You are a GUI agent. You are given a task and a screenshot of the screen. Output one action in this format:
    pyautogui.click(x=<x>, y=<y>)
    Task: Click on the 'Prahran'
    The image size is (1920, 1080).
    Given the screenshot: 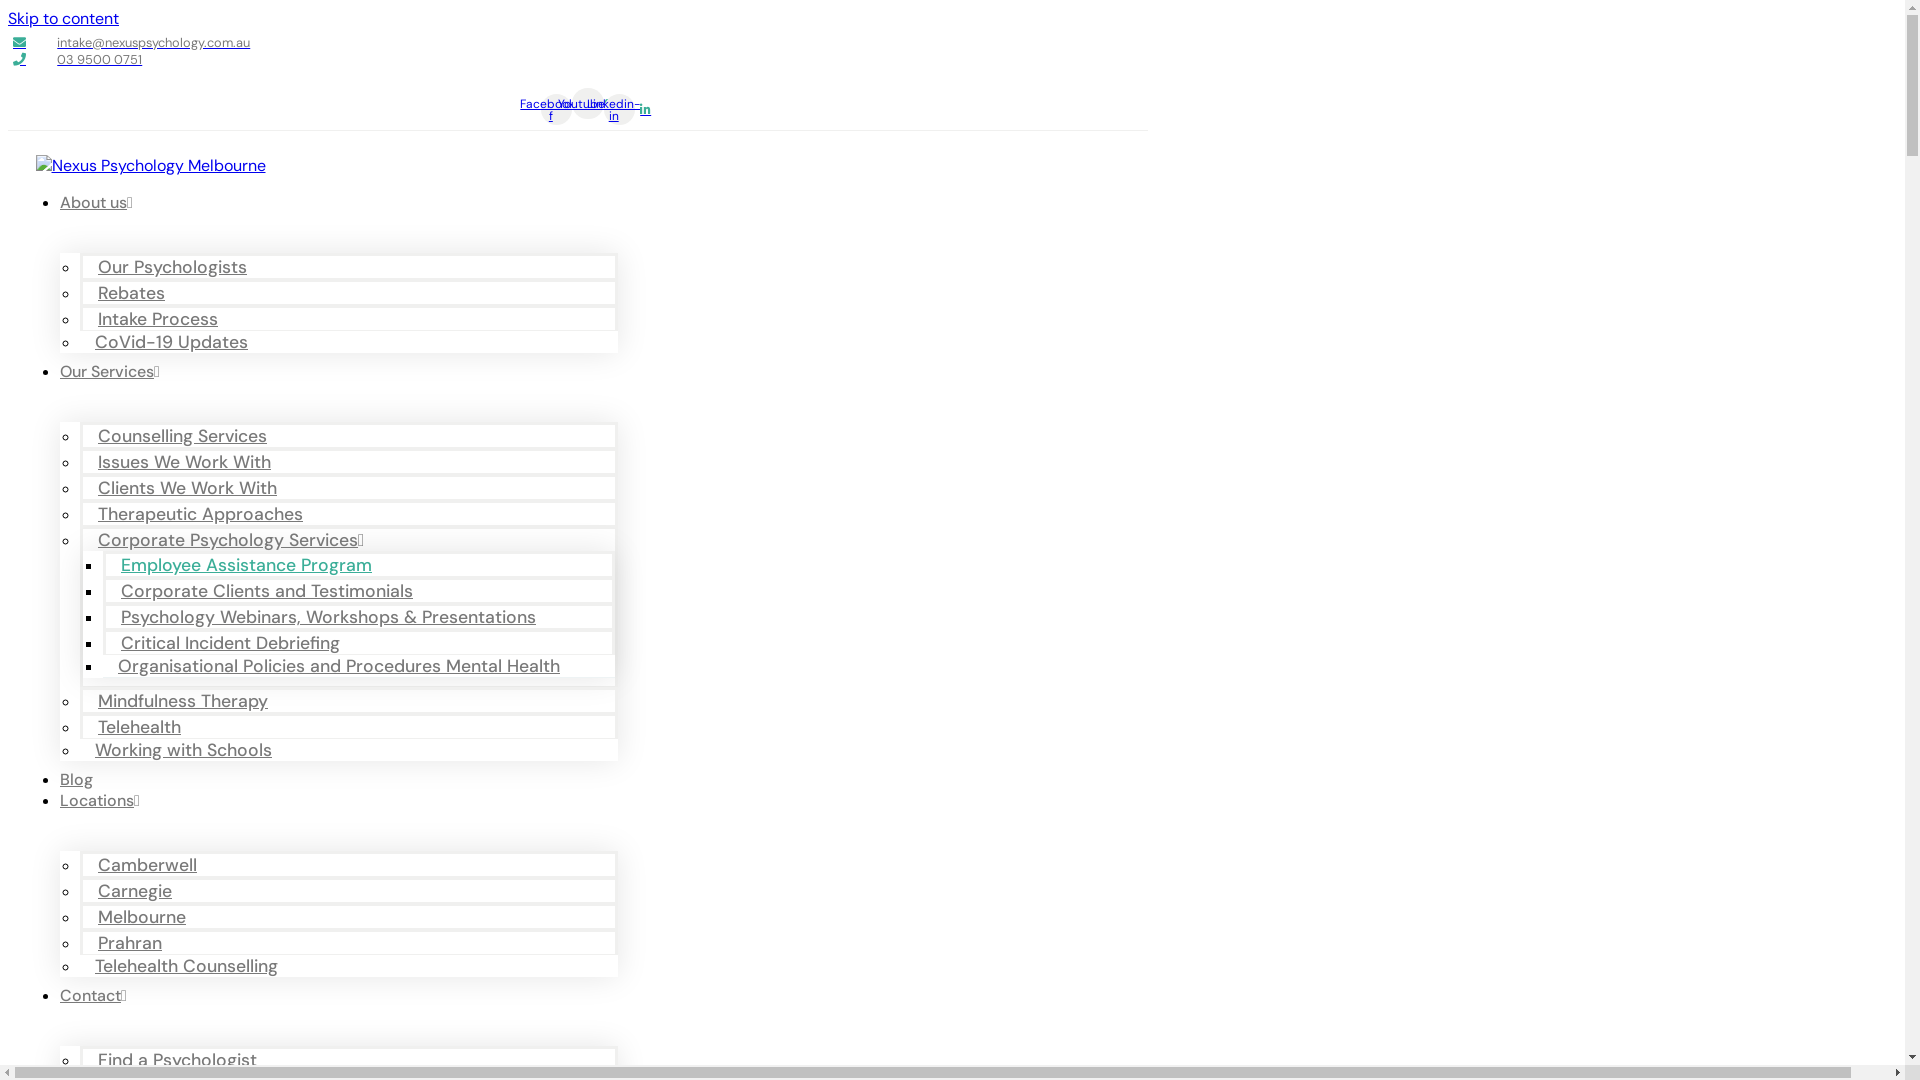 What is the action you would take?
    pyautogui.click(x=133, y=942)
    